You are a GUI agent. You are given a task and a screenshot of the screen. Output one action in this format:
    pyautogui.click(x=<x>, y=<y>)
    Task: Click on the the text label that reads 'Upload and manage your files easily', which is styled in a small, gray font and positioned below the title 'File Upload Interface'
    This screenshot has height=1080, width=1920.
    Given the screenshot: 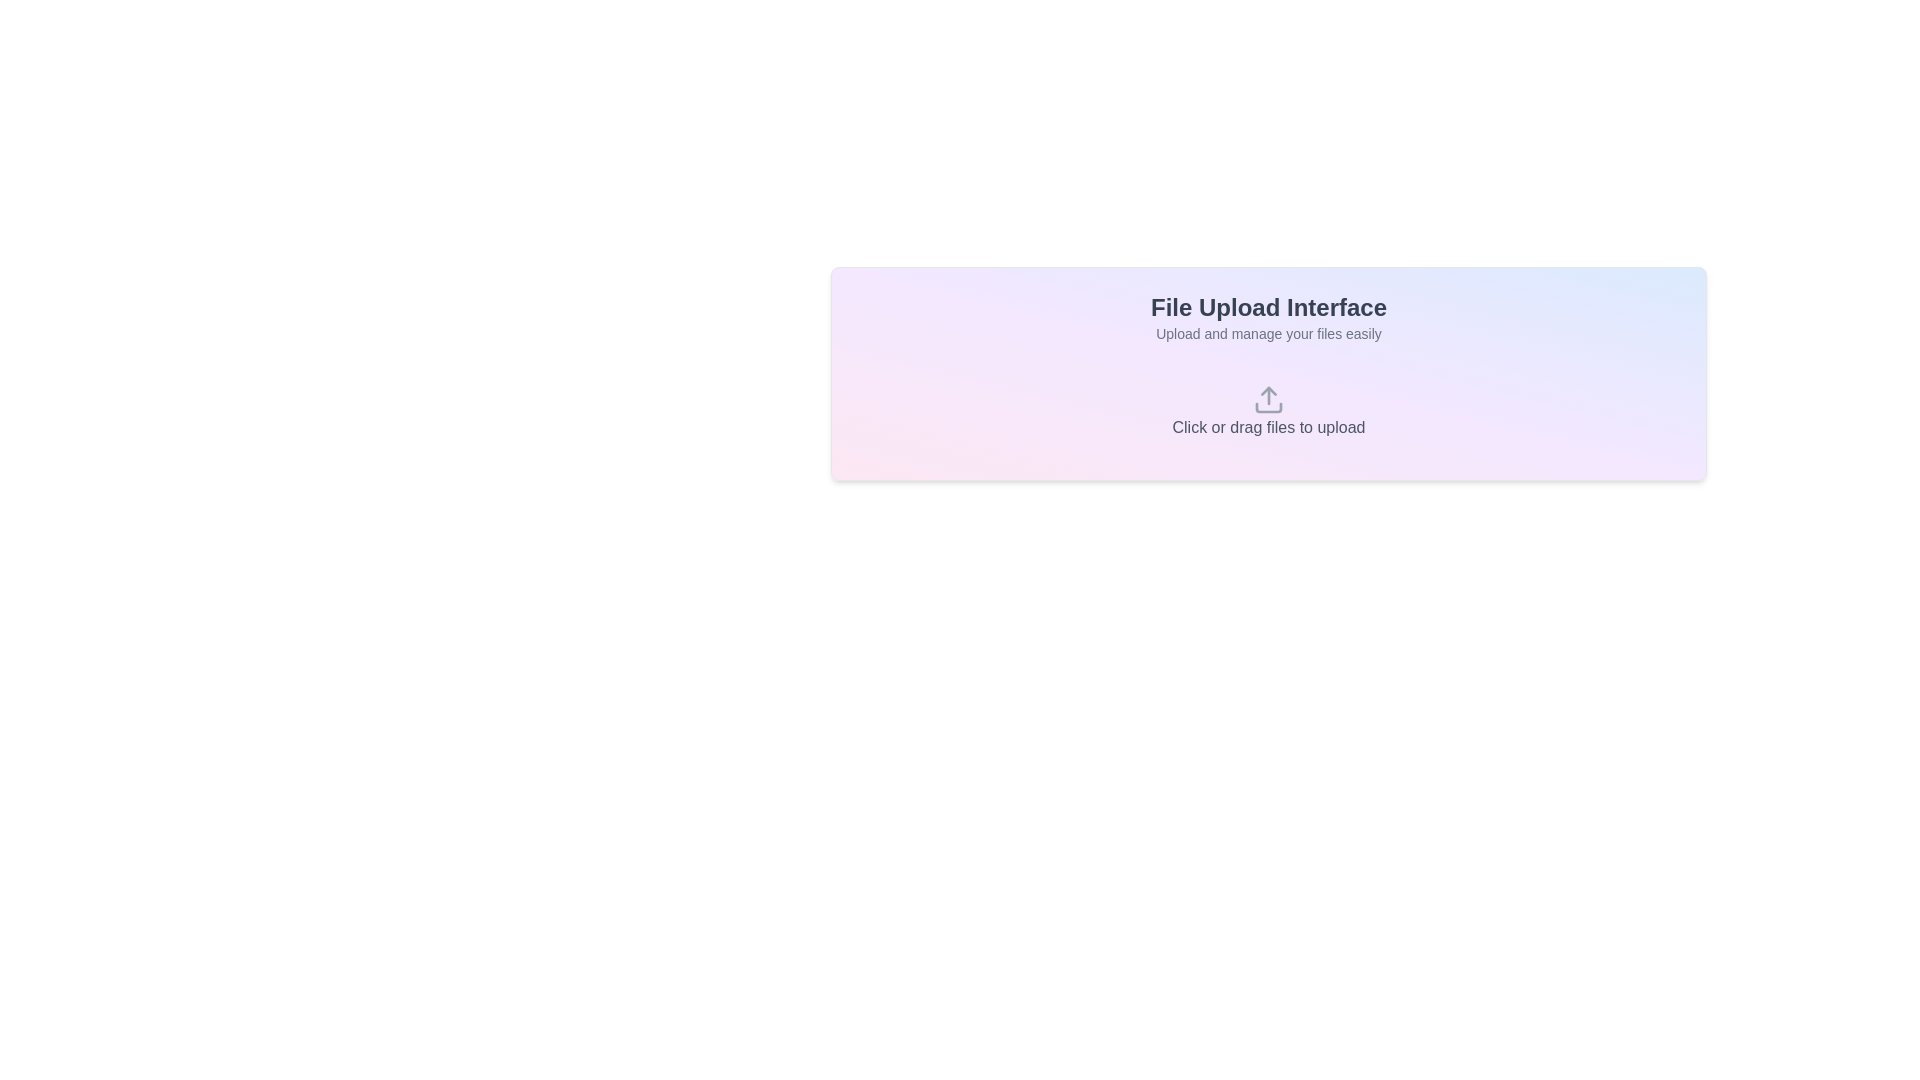 What is the action you would take?
    pyautogui.click(x=1267, y=333)
    